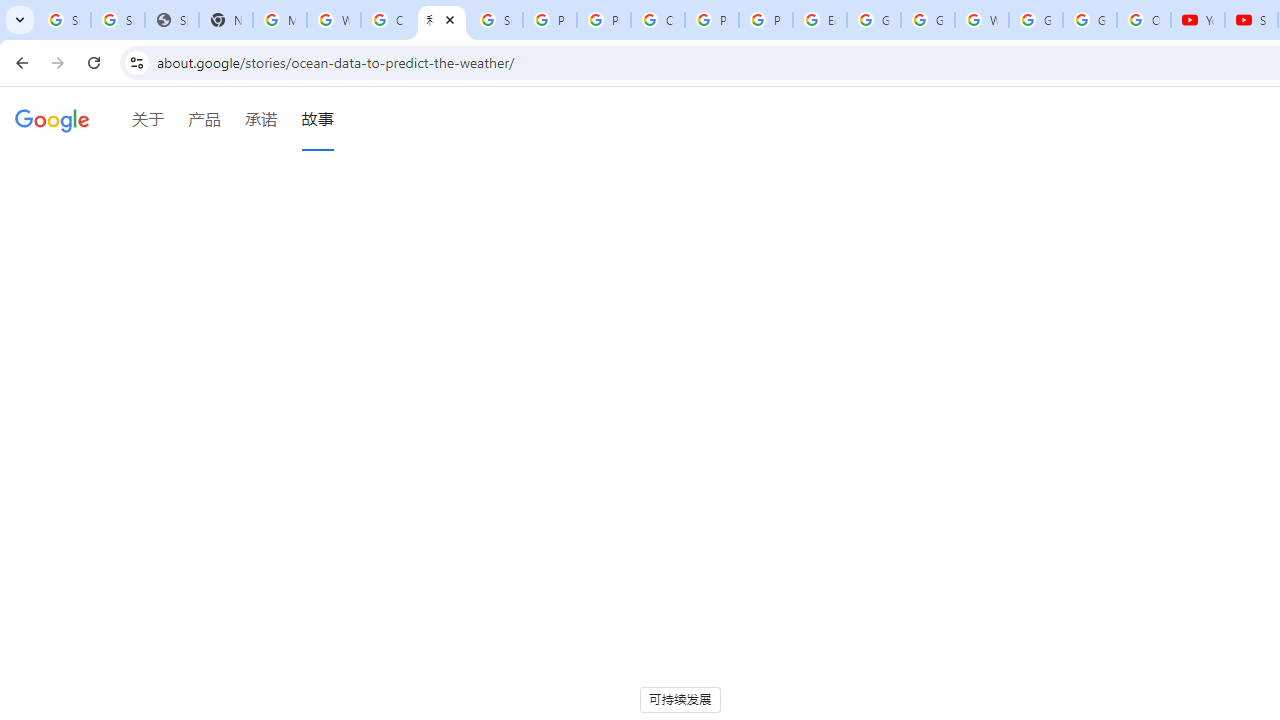 The width and height of the screenshot is (1280, 720). What do you see at coordinates (819, 20) in the screenshot?
I see `'Edit and view right-to-left text - Google Docs Editors Help'` at bounding box center [819, 20].